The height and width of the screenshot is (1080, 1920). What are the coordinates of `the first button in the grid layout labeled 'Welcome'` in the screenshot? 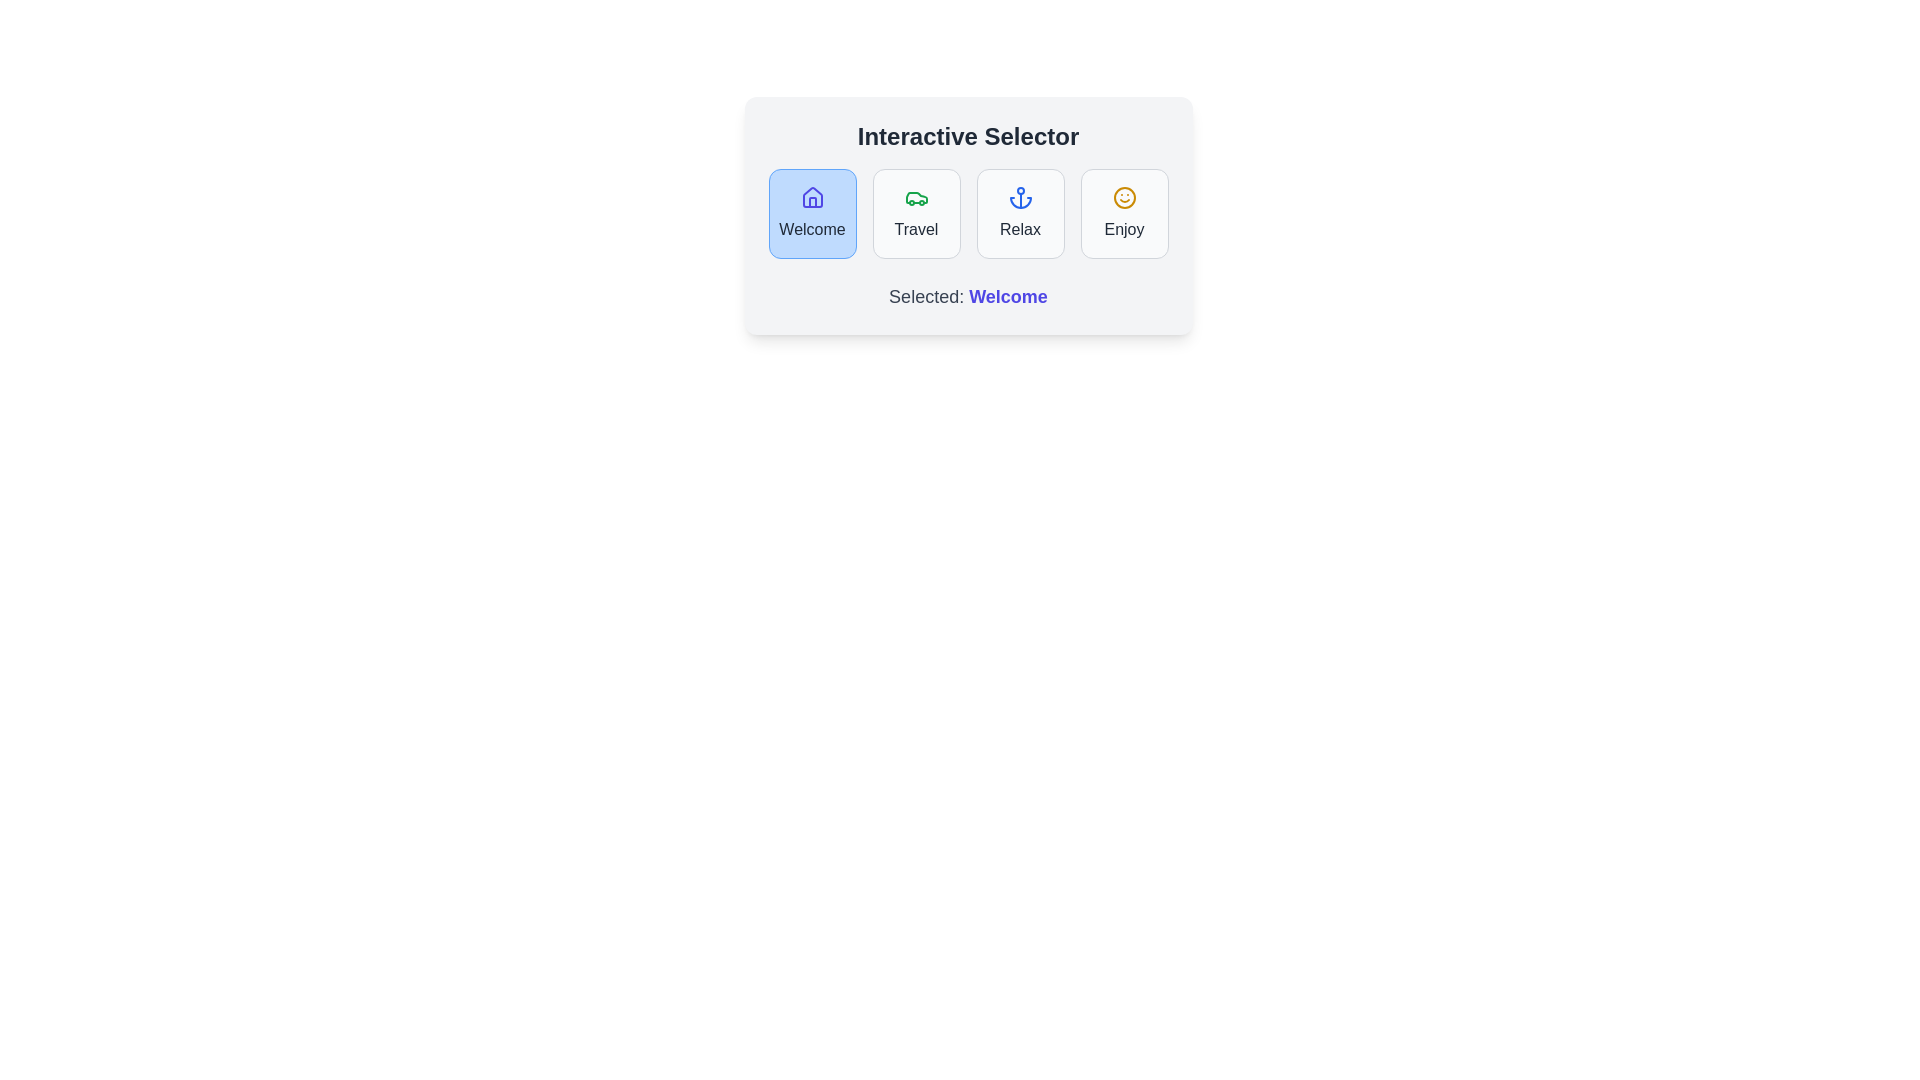 It's located at (812, 213).